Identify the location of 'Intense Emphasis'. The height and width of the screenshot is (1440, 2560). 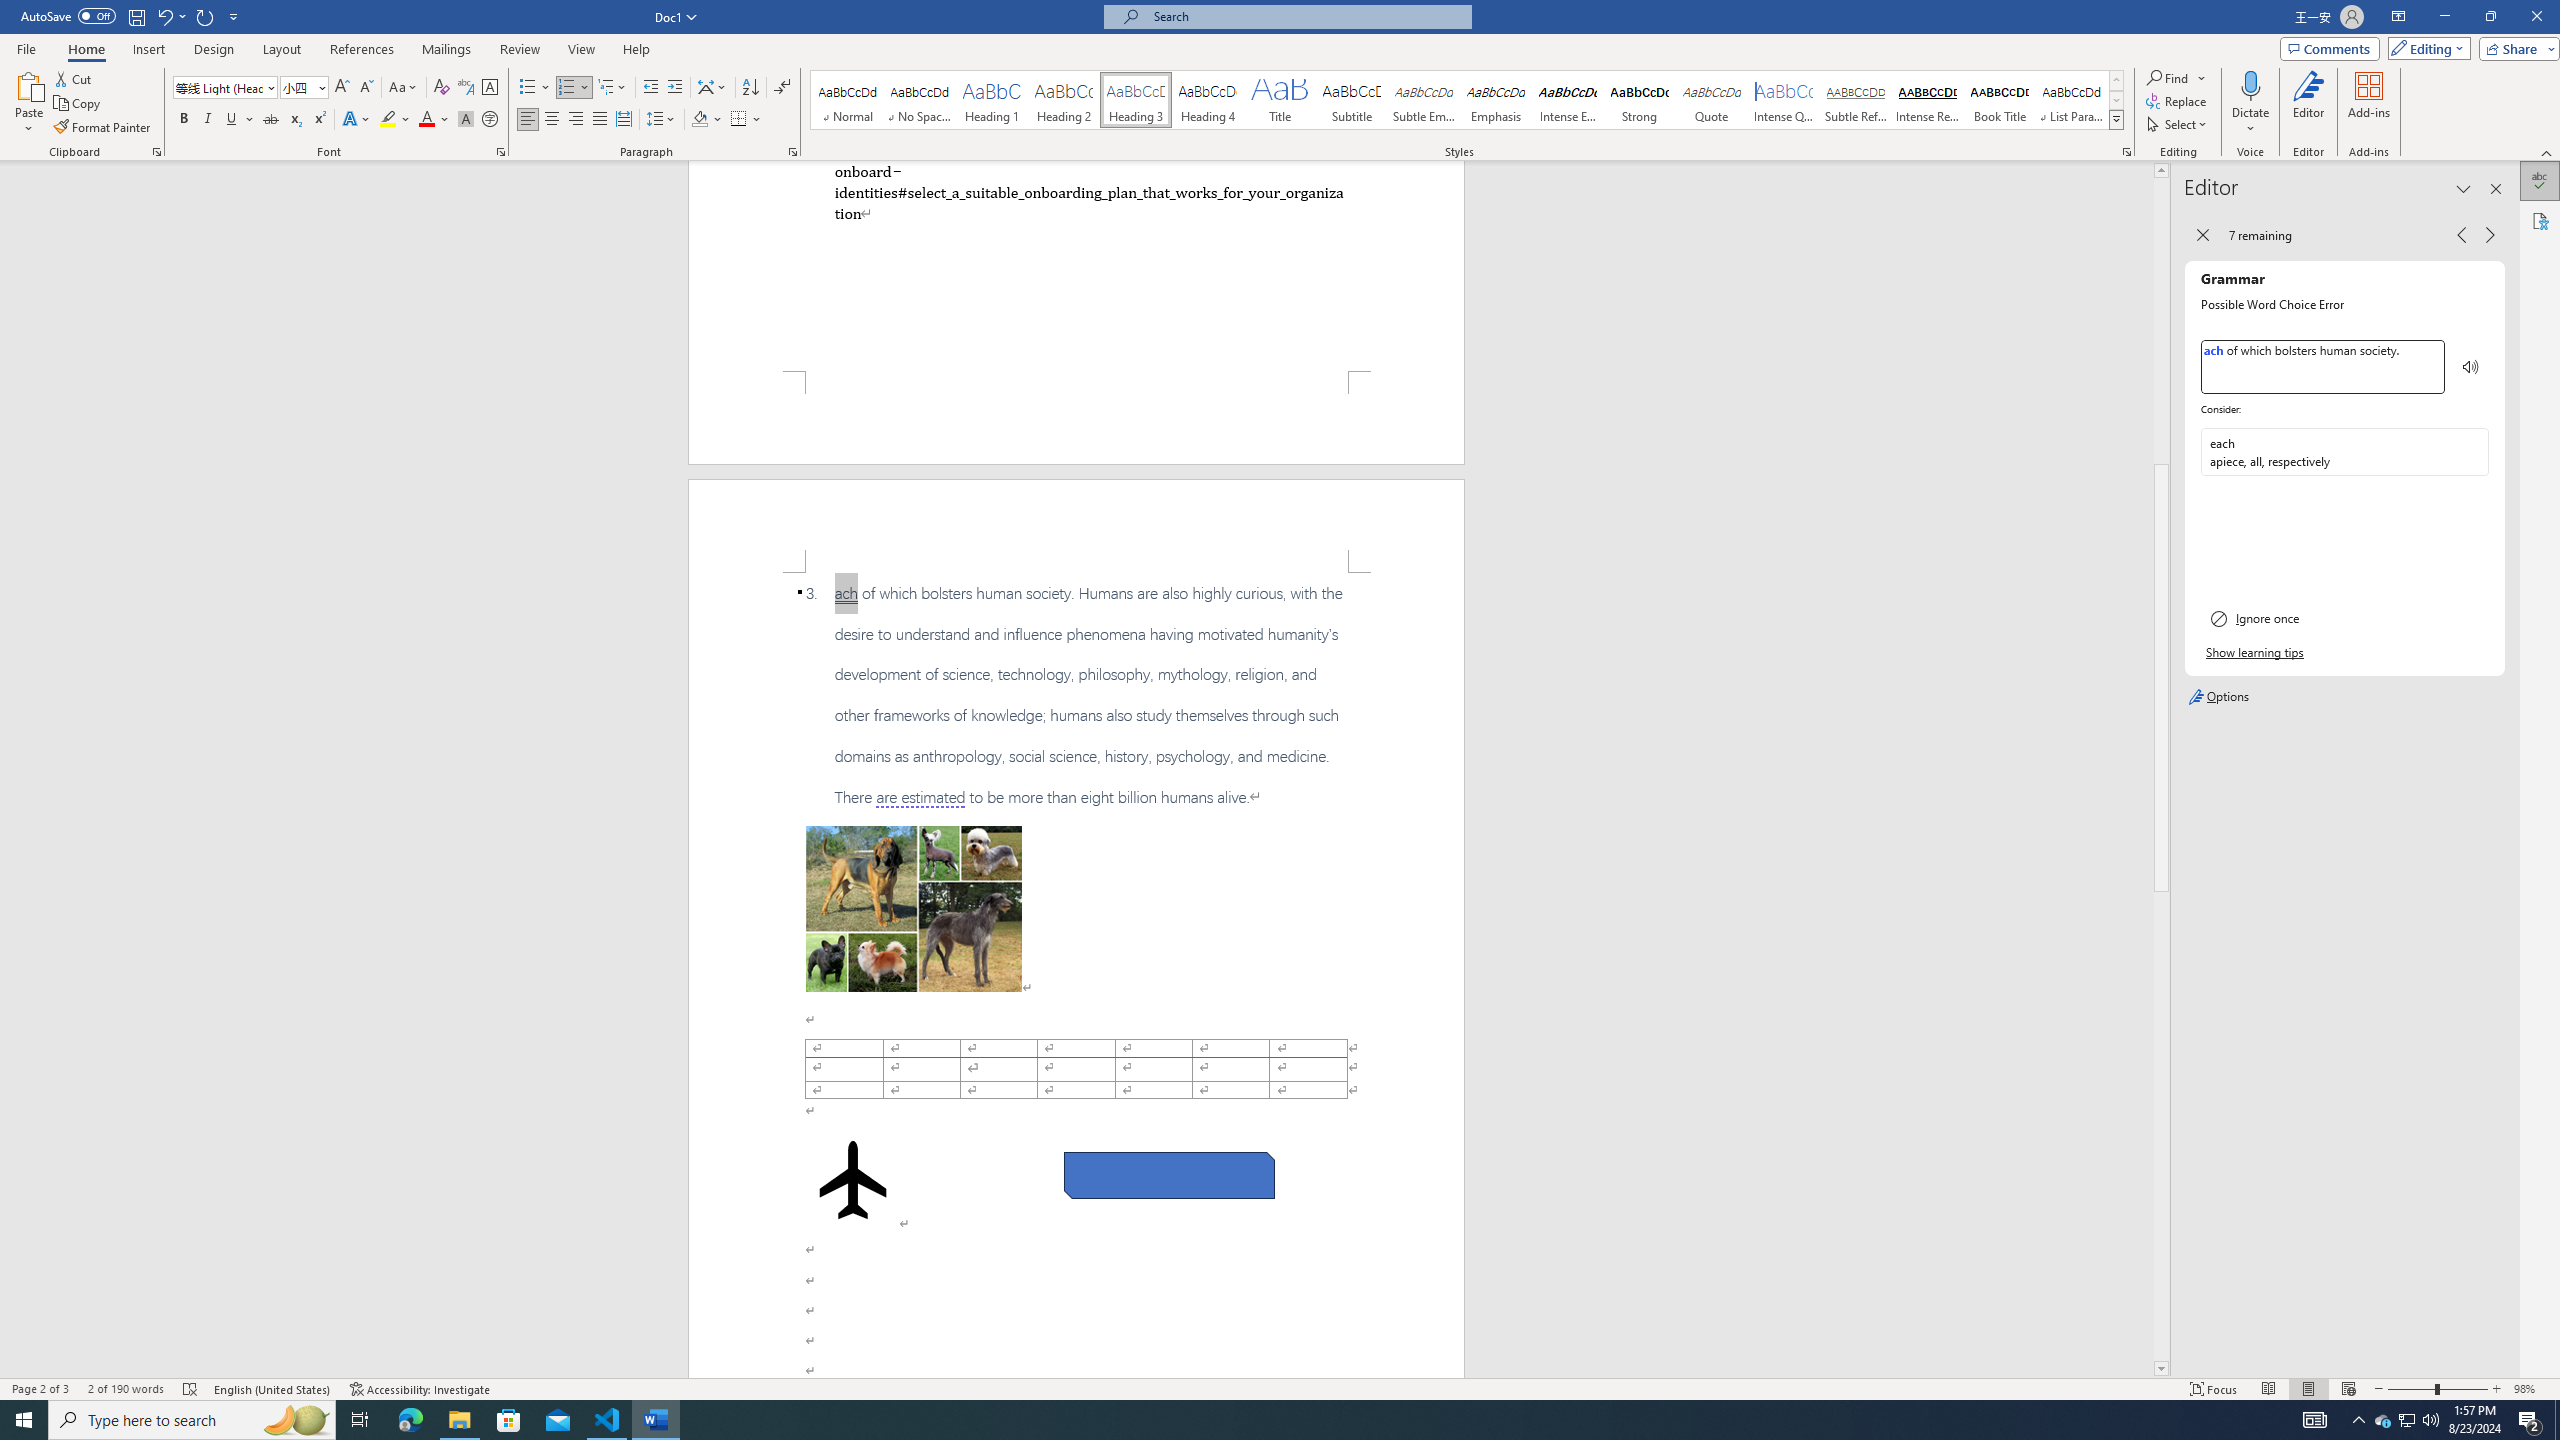
(1568, 99).